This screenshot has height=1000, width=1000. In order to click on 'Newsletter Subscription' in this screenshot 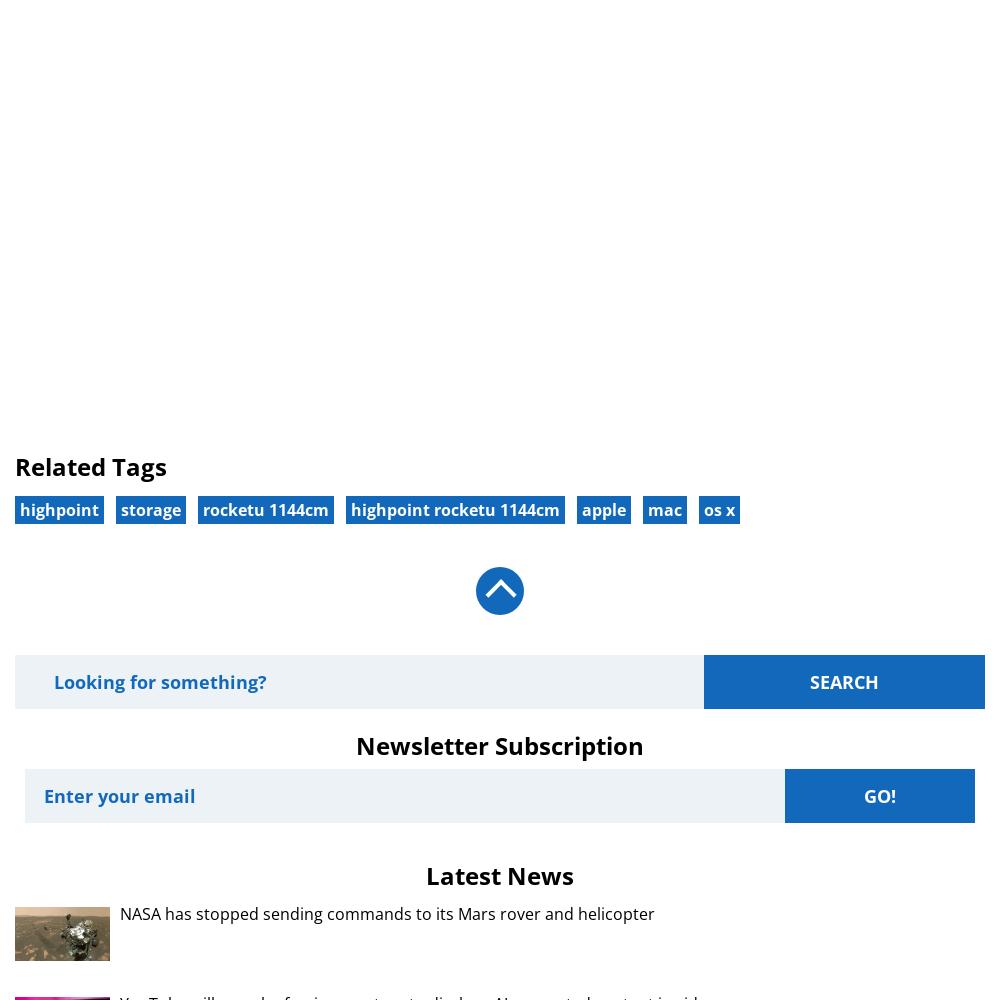, I will do `click(500, 743)`.